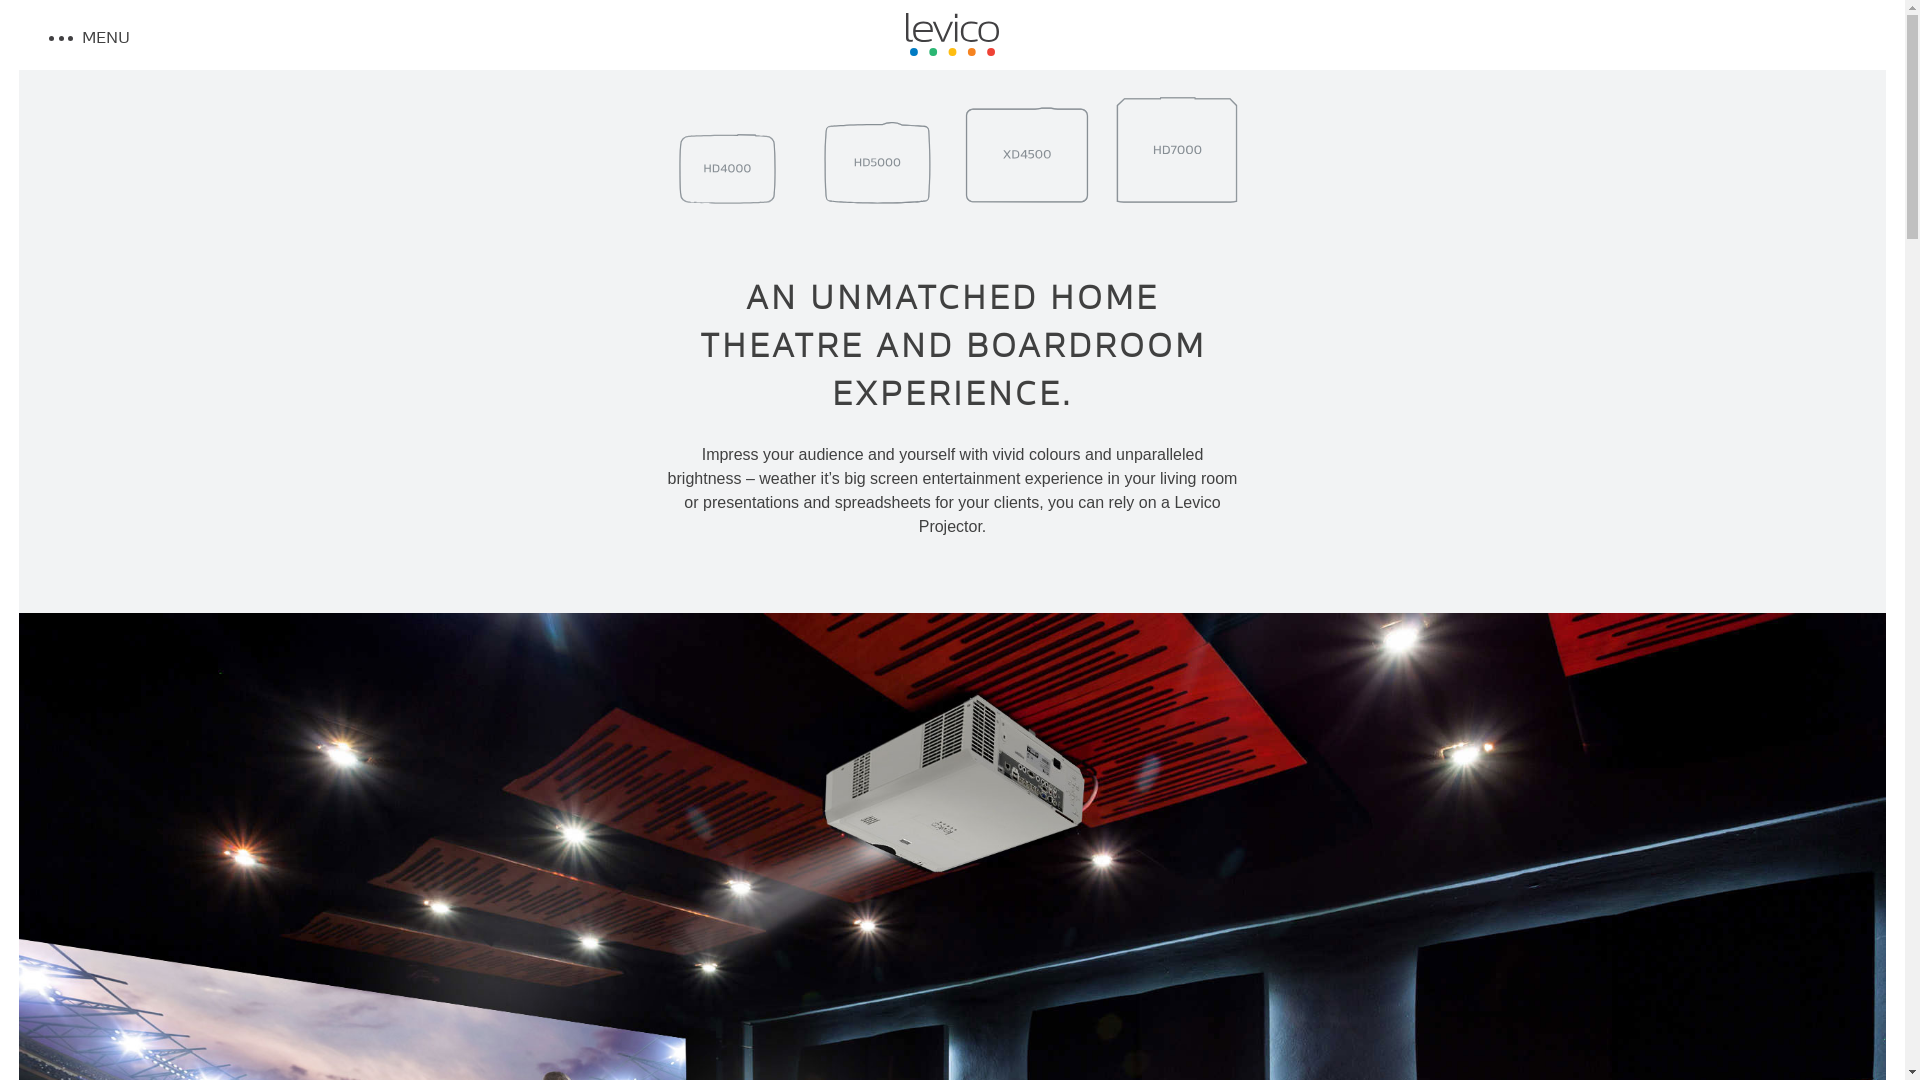  Describe the element at coordinates (1027, 152) in the screenshot. I see `'0'` at that location.